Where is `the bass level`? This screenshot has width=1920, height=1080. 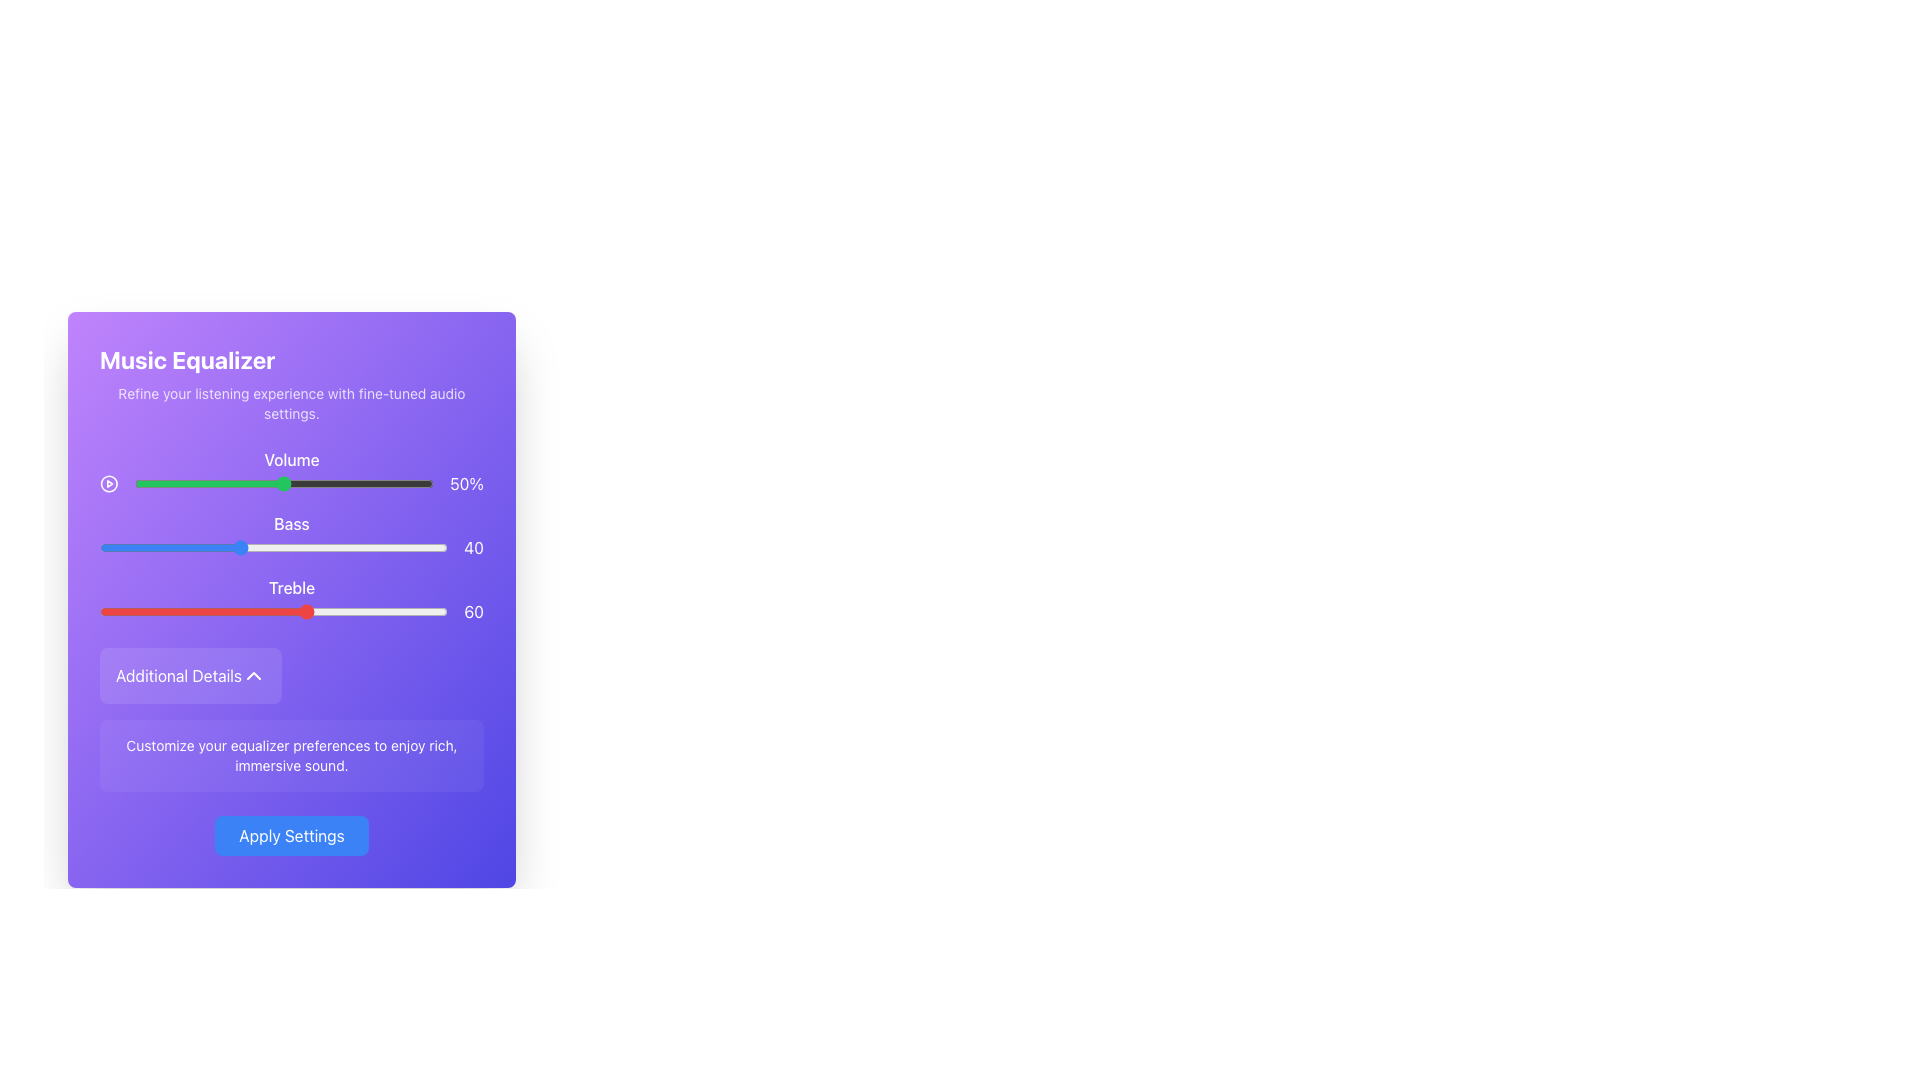
the bass level is located at coordinates (109, 547).